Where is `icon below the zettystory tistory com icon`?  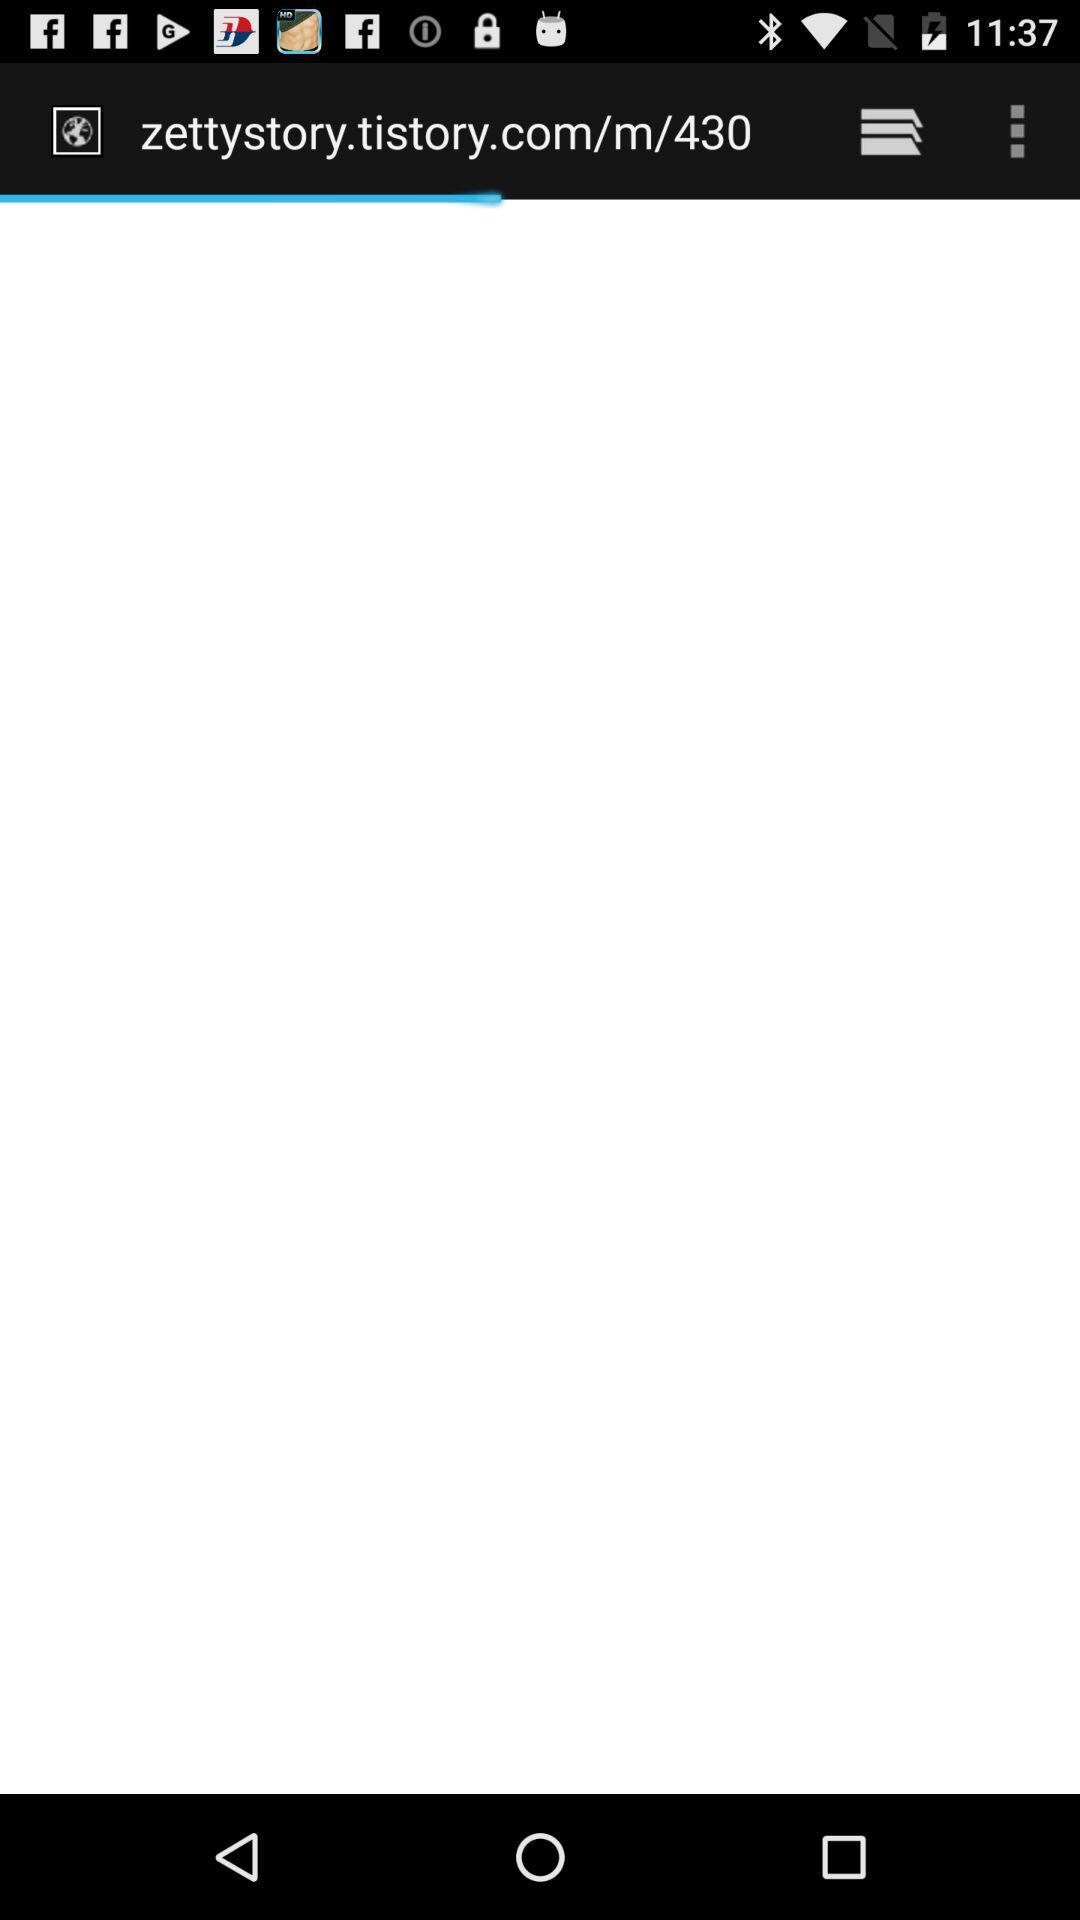
icon below the zettystory tistory com icon is located at coordinates (540, 996).